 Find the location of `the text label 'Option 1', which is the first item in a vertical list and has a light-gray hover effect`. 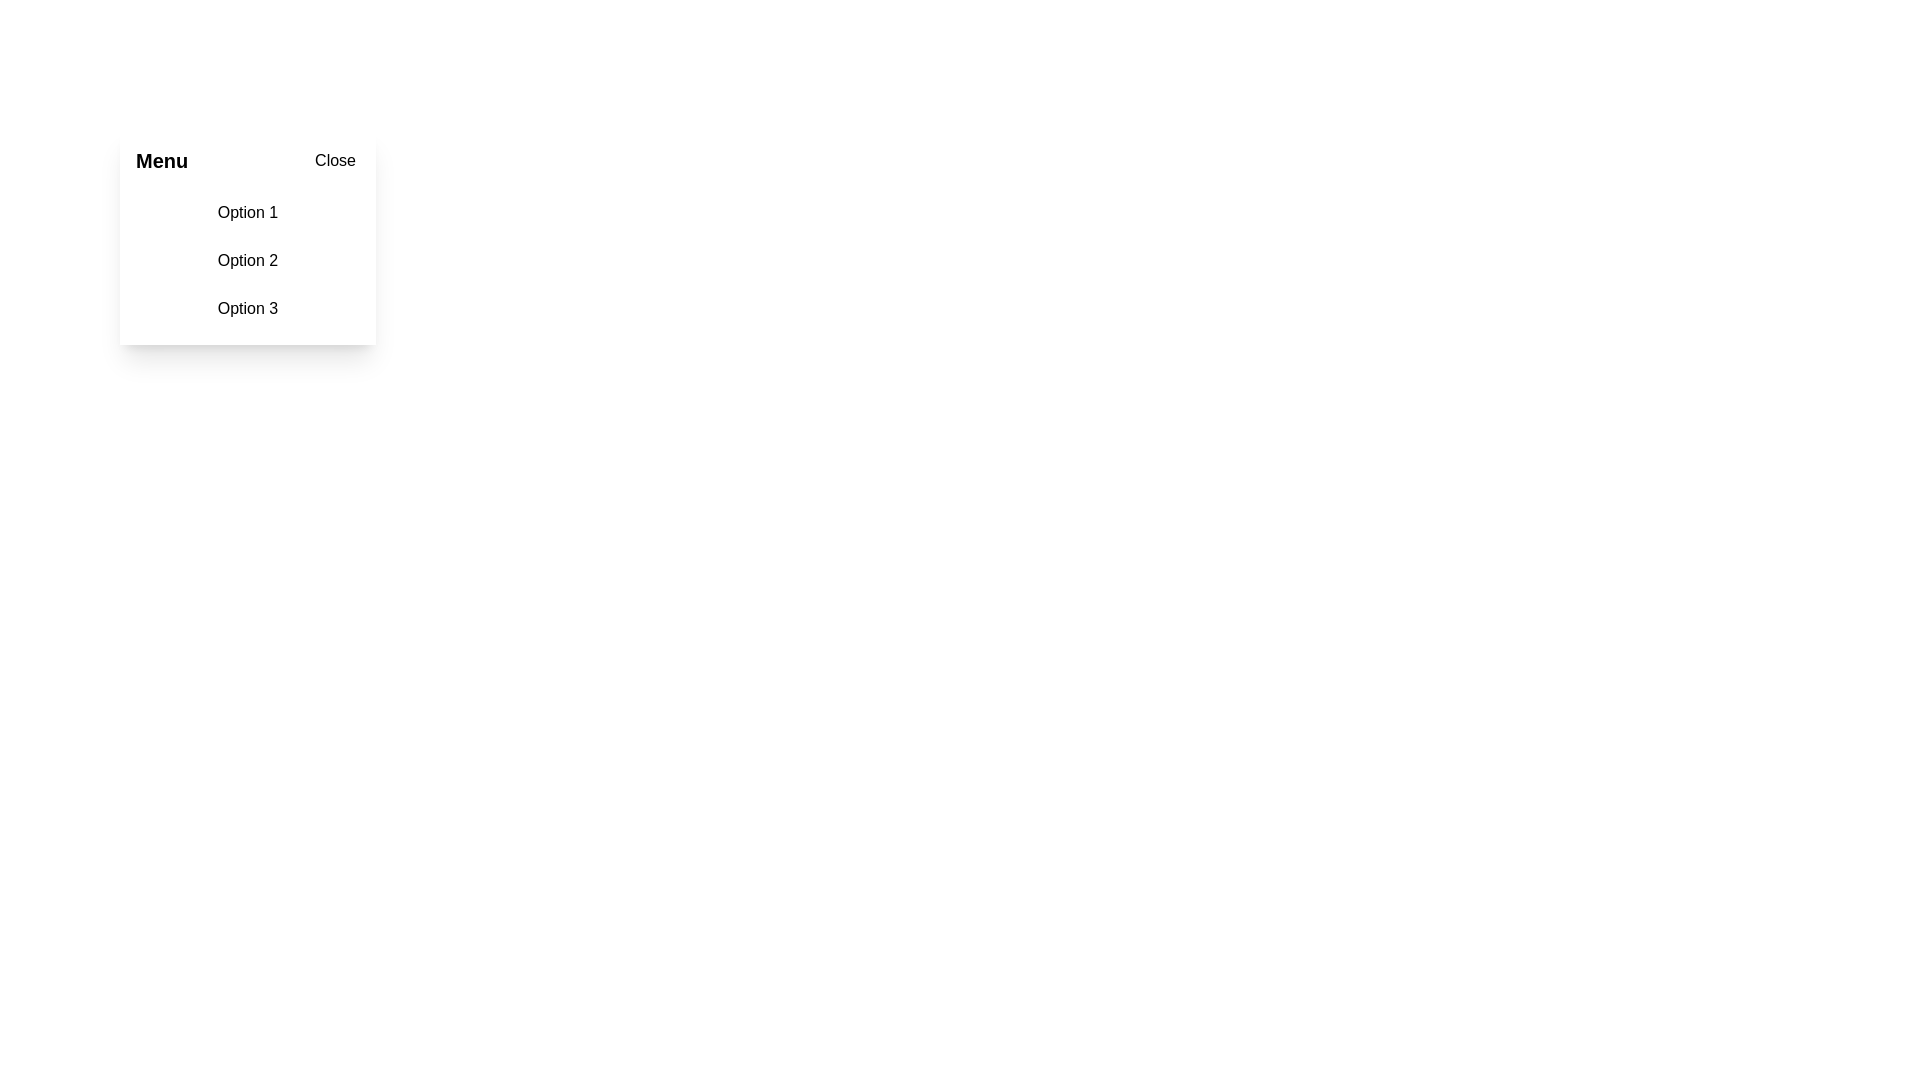

the text label 'Option 1', which is the first item in a vertical list and has a light-gray hover effect is located at coordinates (247, 212).